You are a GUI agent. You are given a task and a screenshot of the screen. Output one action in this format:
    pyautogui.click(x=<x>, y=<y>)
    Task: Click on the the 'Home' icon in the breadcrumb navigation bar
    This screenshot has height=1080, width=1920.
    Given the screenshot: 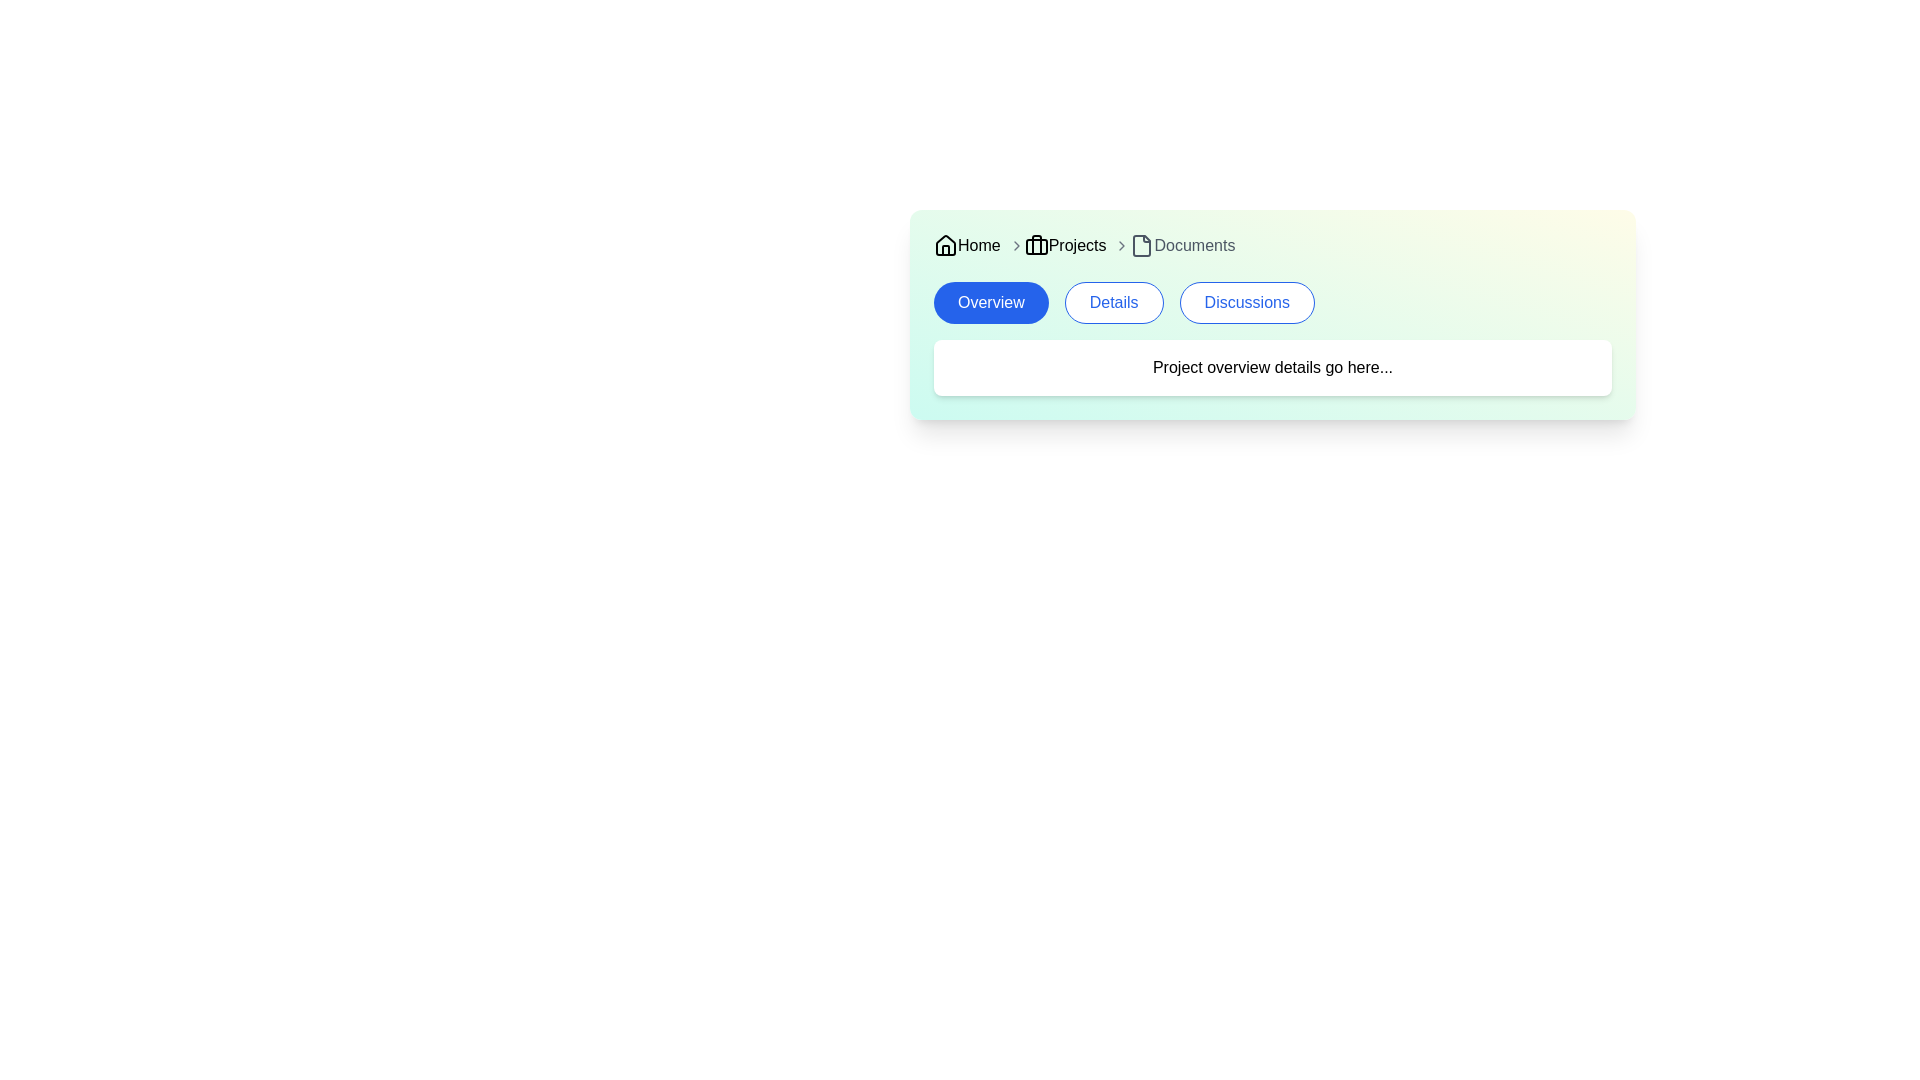 What is the action you would take?
    pyautogui.click(x=944, y=245)
    